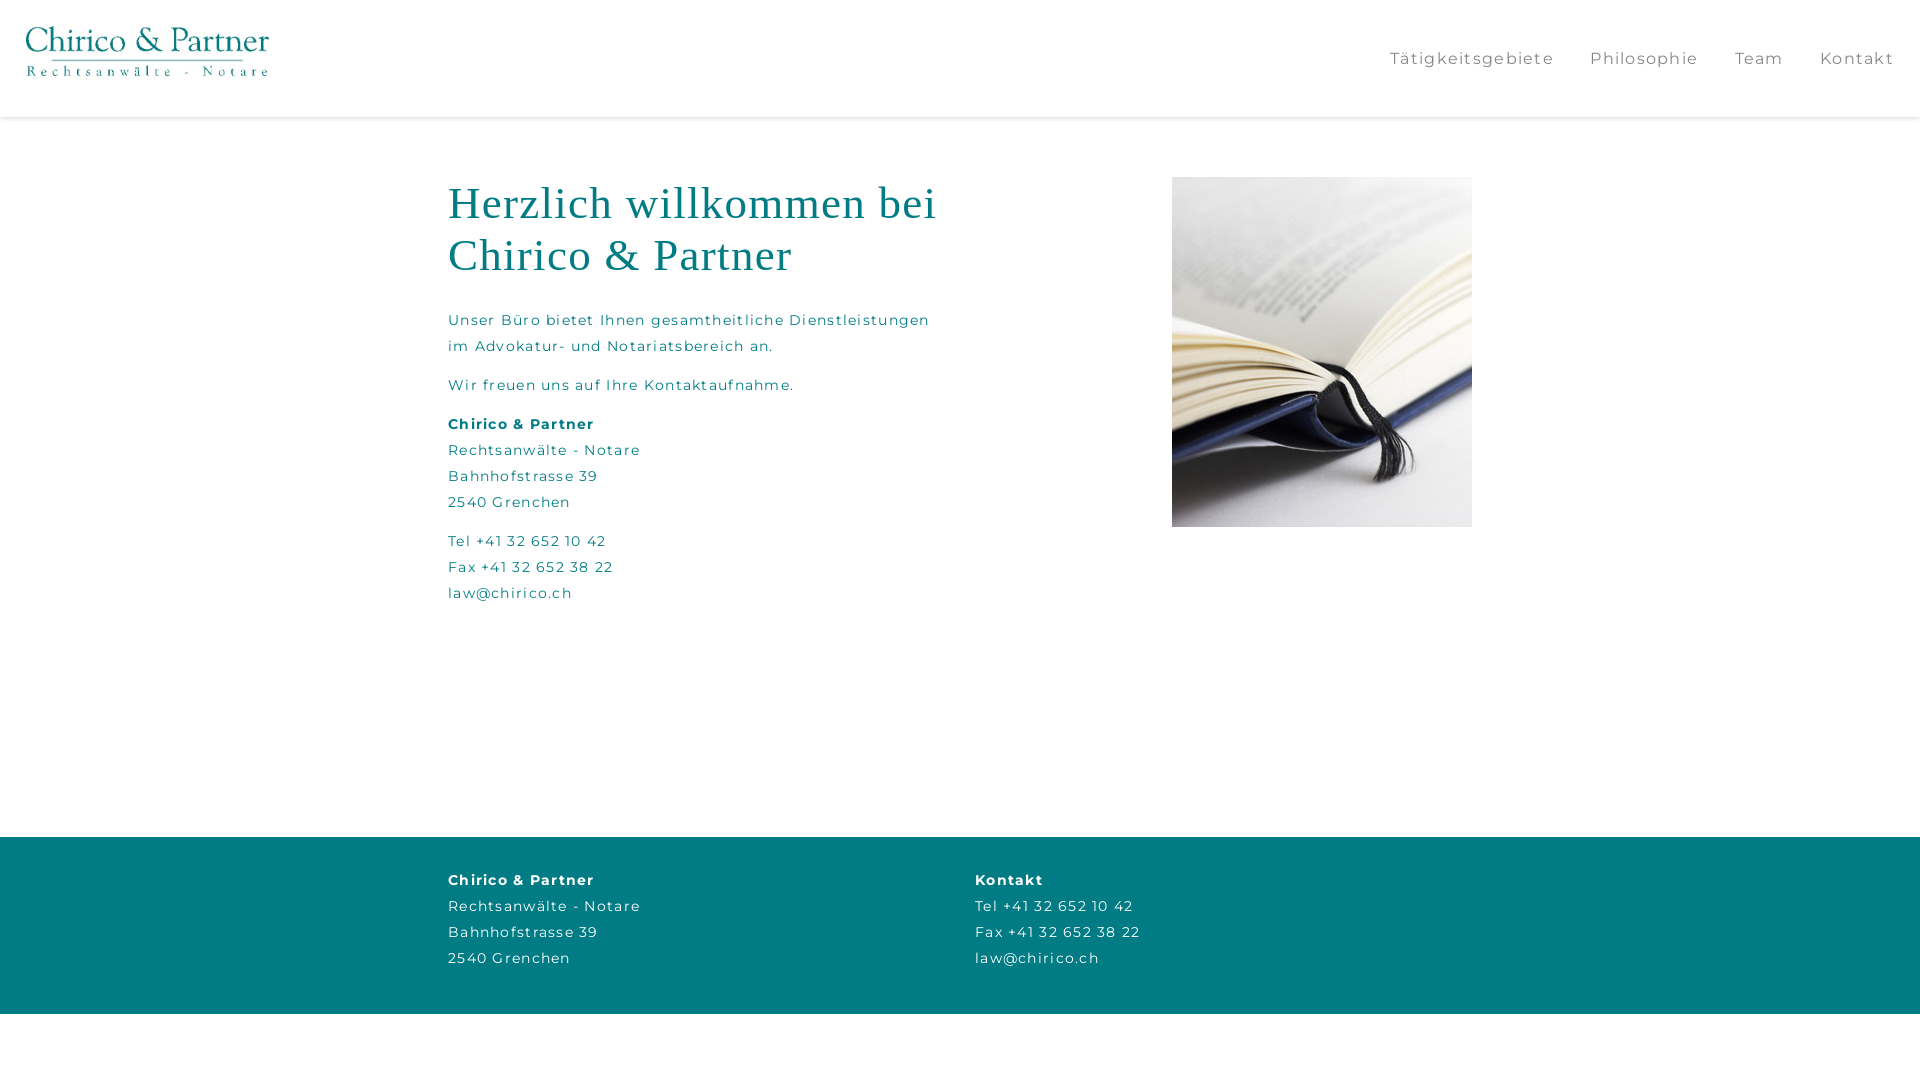 The height and width of the screenshot is (1080, 1920). What do you see at coordinates (509, 592) in the screenshot?
I see `'law@chirico.ch'` at bounding box center [509, 592].